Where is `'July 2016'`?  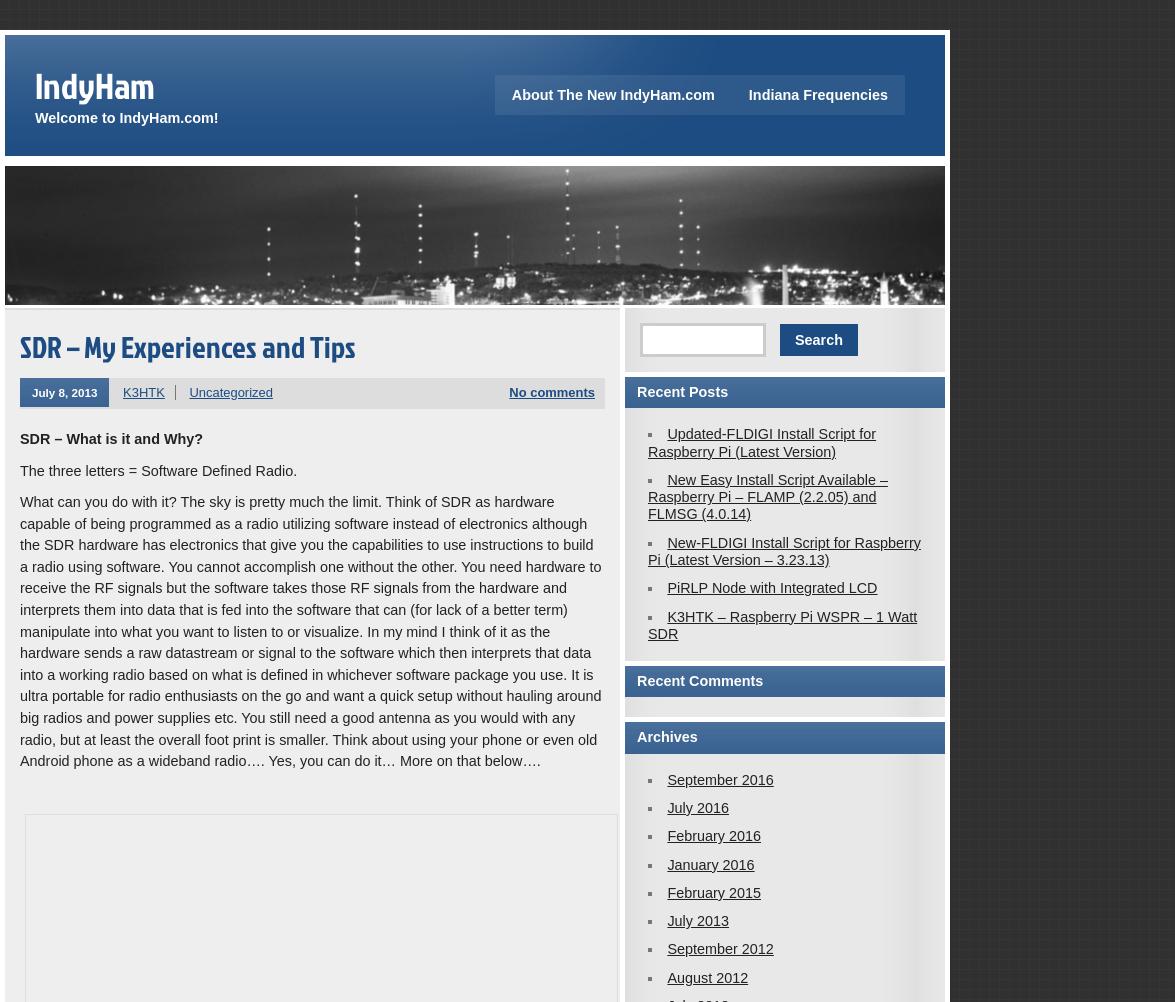 'July 2016' is located at coordinates (696, 806).